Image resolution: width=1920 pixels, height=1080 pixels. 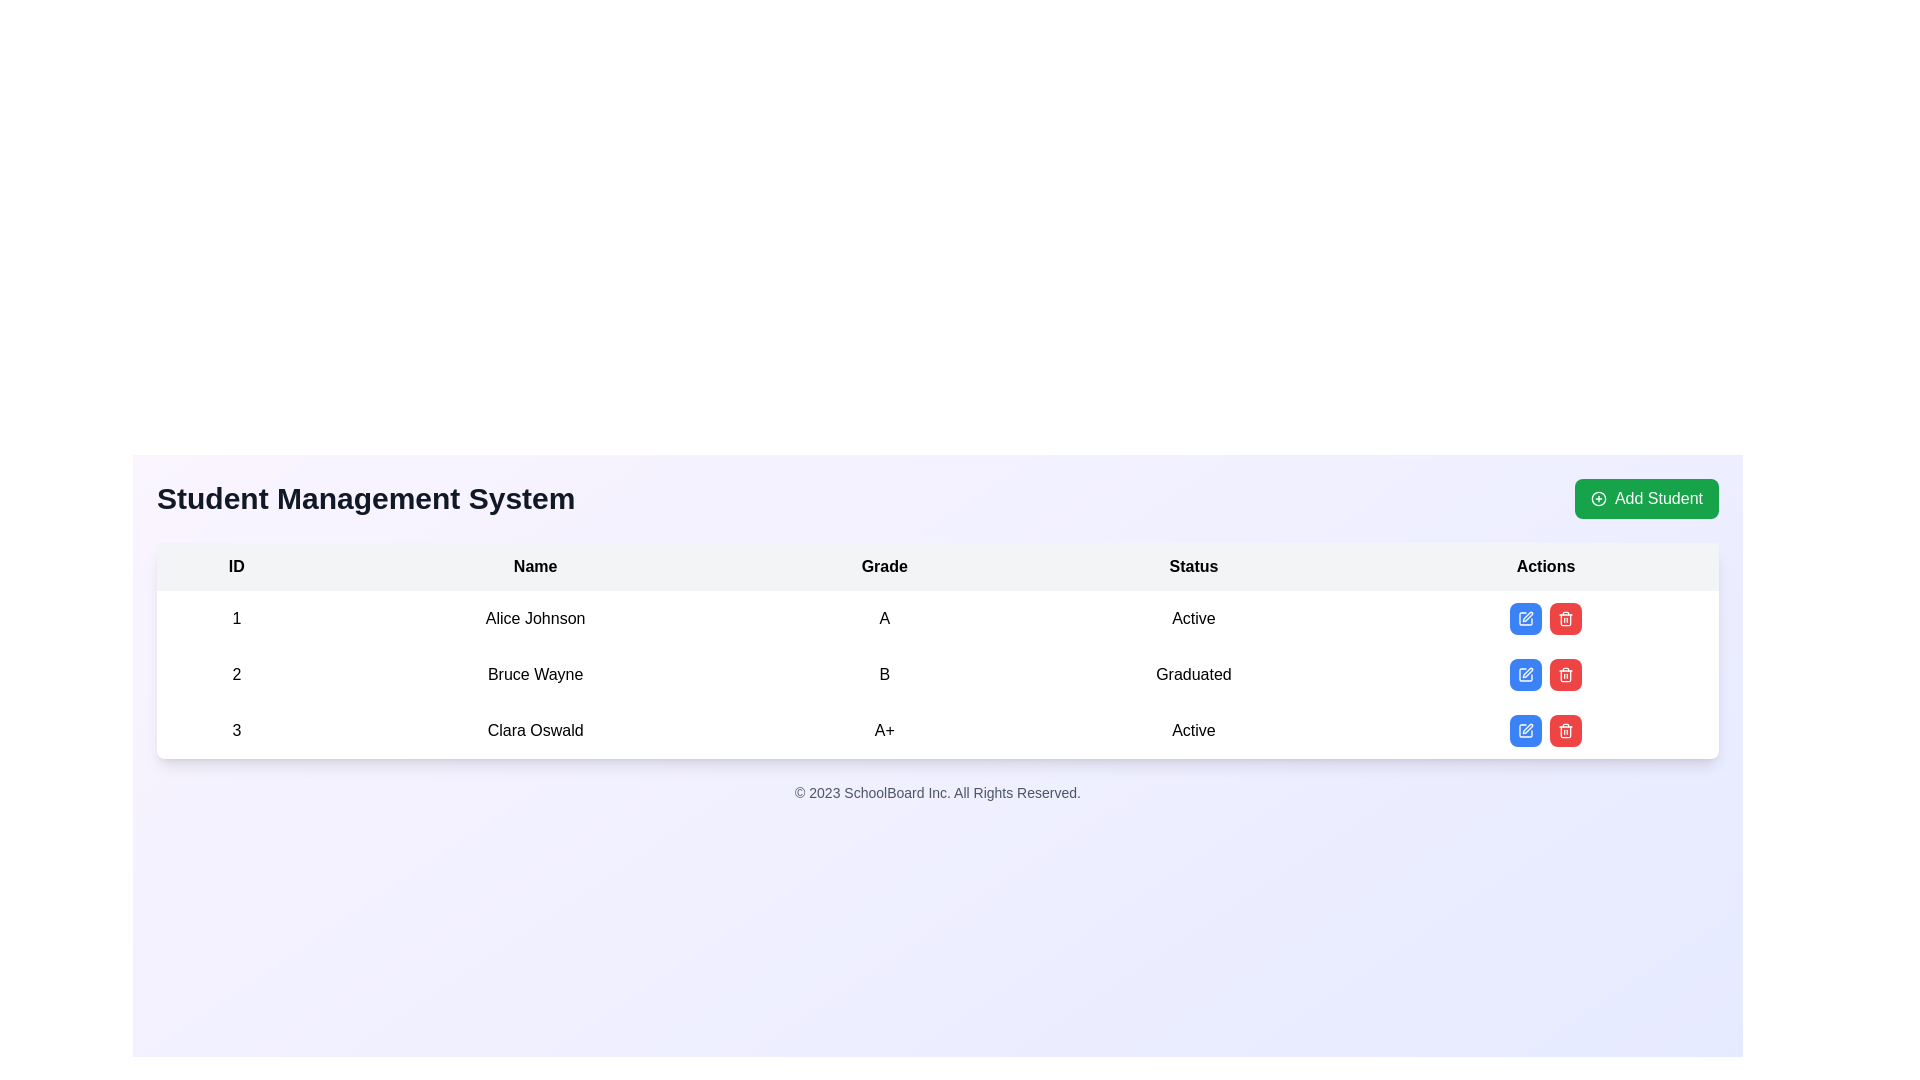 I want to click on the editing icon with a pen symbol in the 'Actions' column for Clara Oswald to possibly see a tooltip, so click(x=1525, y=731).